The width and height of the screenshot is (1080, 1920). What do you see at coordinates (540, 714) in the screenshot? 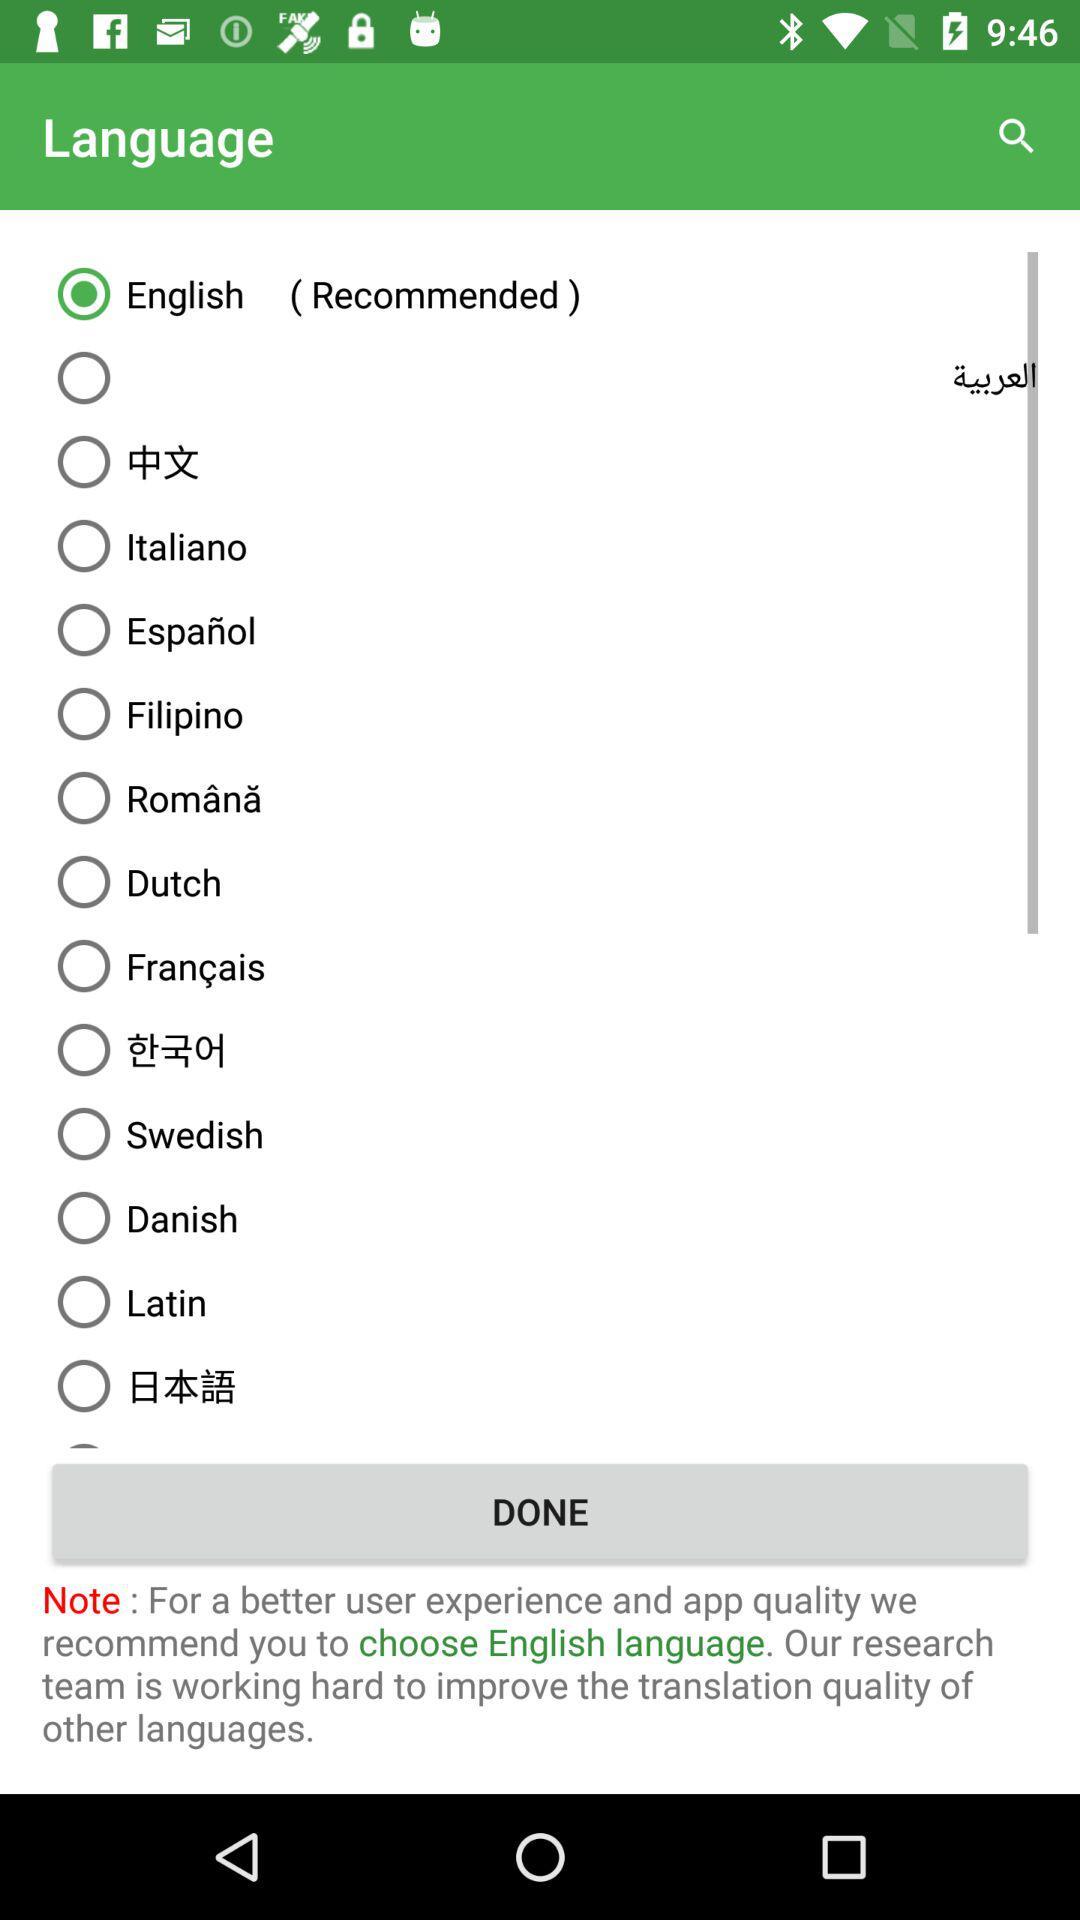
I see `filipino below espanol` at bounding box center [540, 714].